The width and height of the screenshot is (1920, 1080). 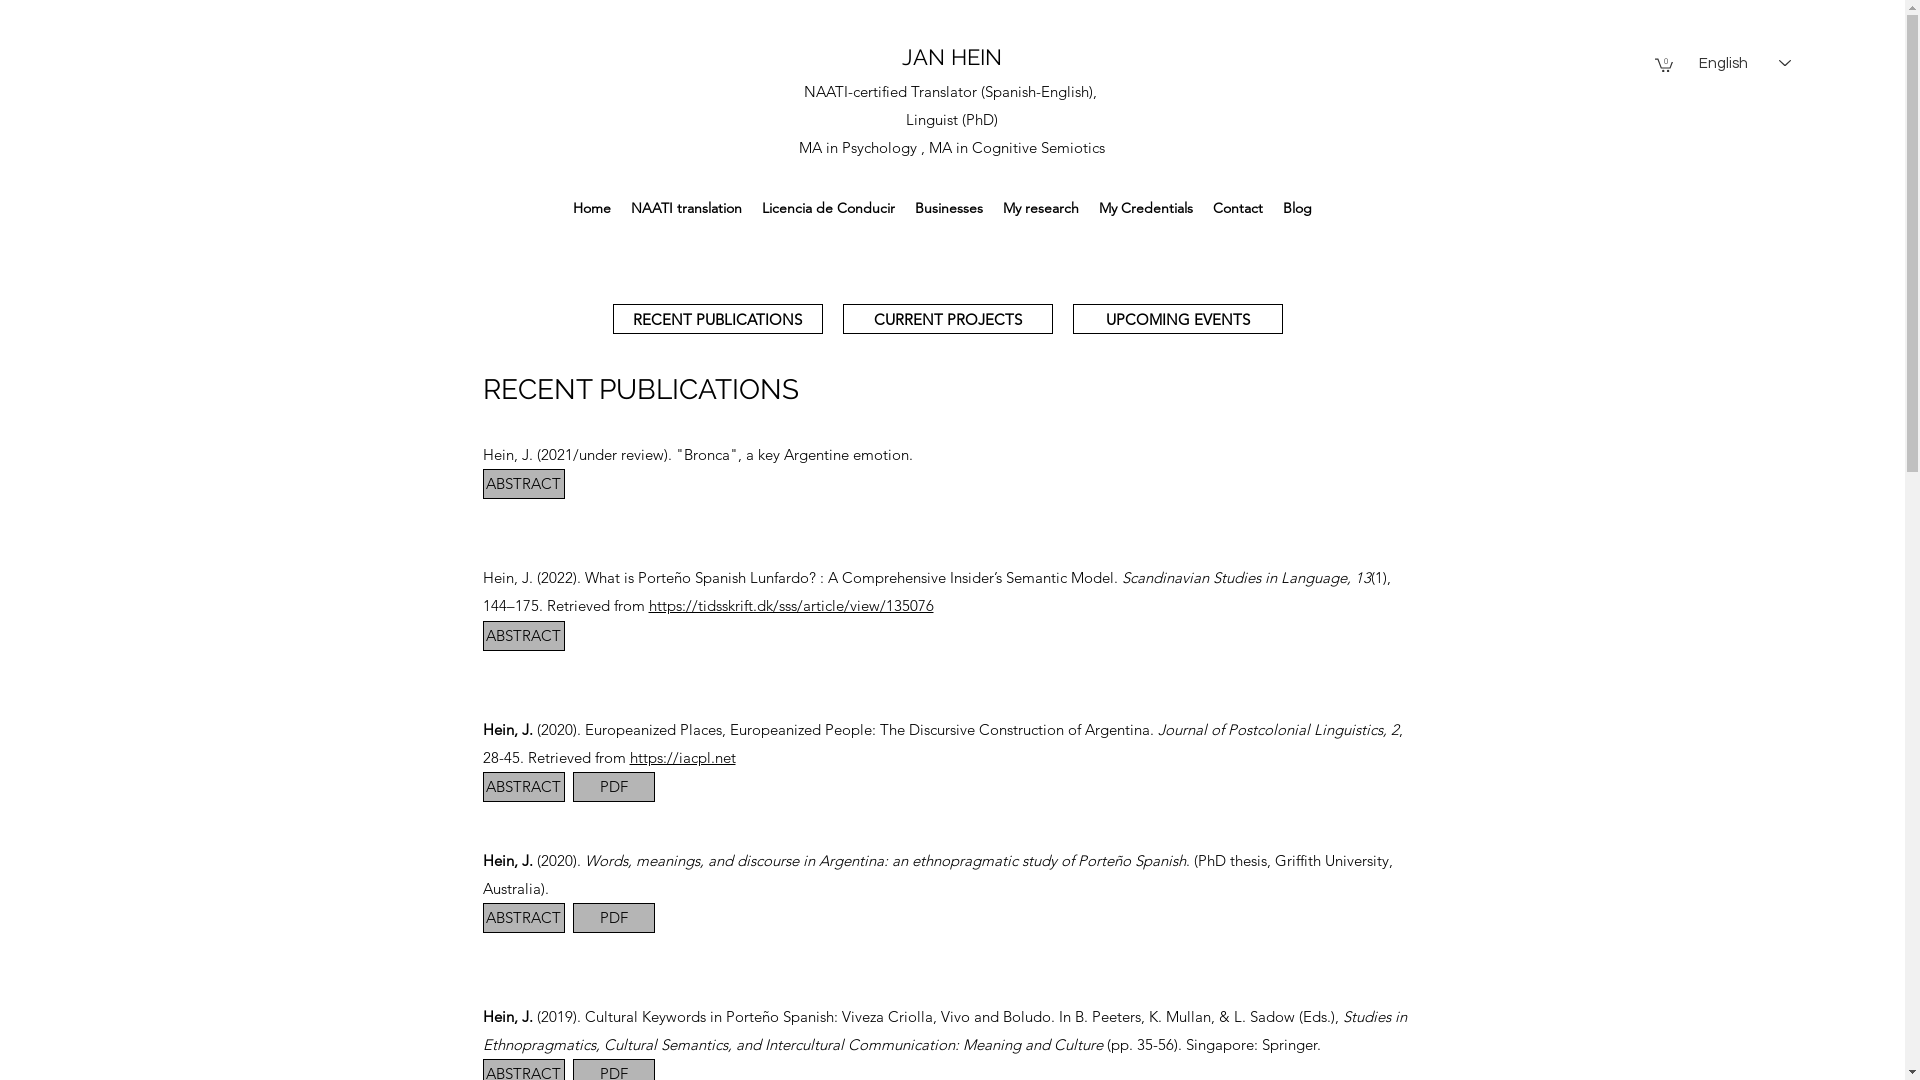 What do you see at coordinates (682, 757) in the screenshot?
I see `'https://iacpl.net'` at bounding box center [682, 757].